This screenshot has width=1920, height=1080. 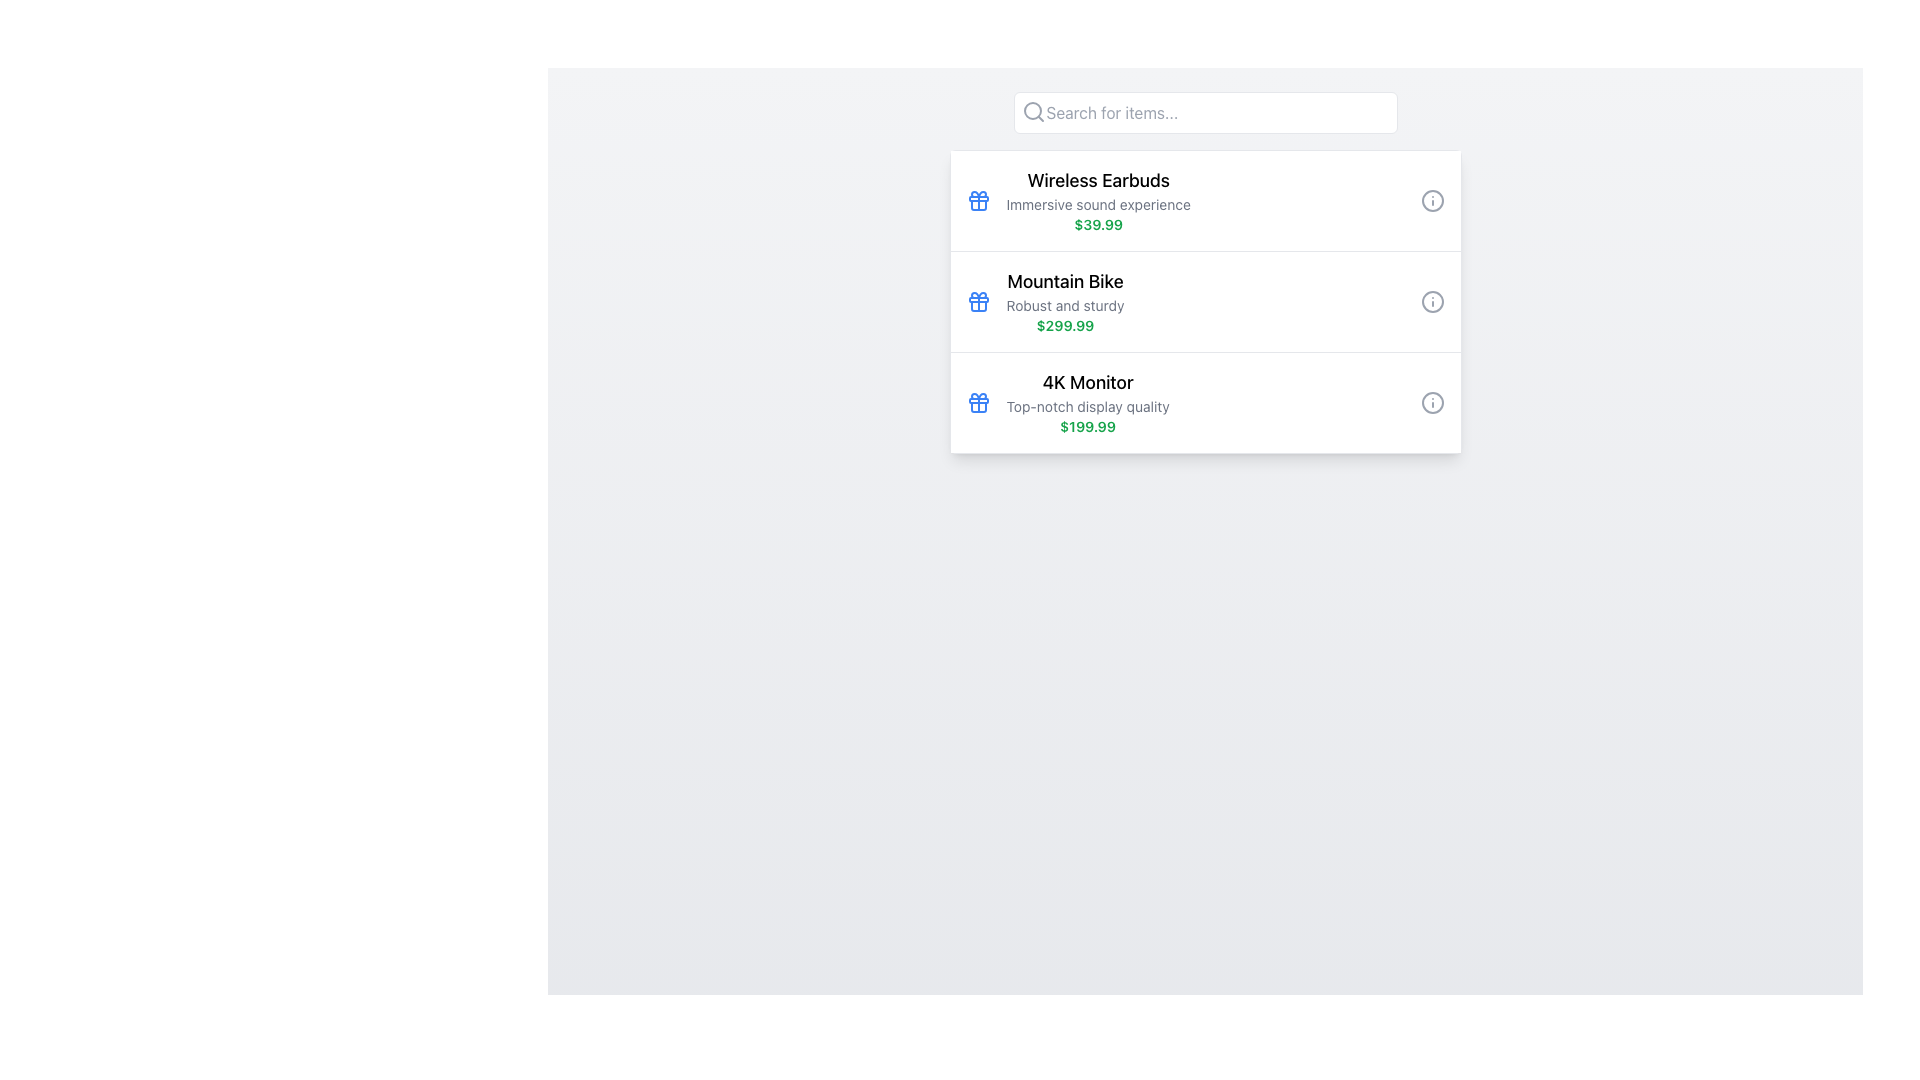 What do you see at coordinates (1431, 402) in the screenshot?
I see `the SVG circle component located inside the info icon of the third item in a vertical list` at bounding box center [1431, 402].